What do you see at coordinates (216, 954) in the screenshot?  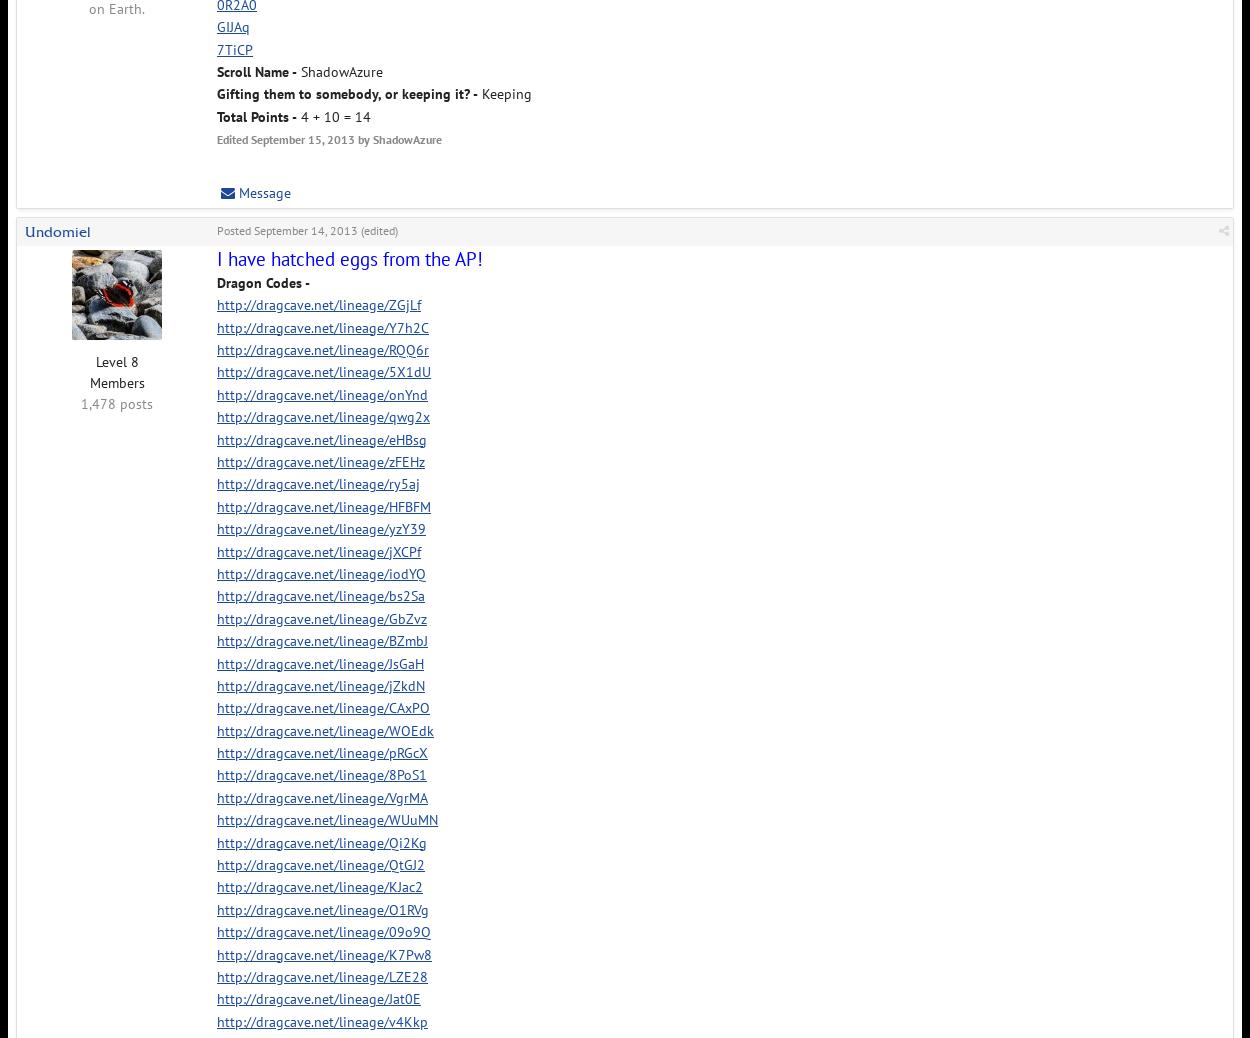 I see `'http://dragcave.net/lineage/K7Pw8'` at bounding box center [216, 954].